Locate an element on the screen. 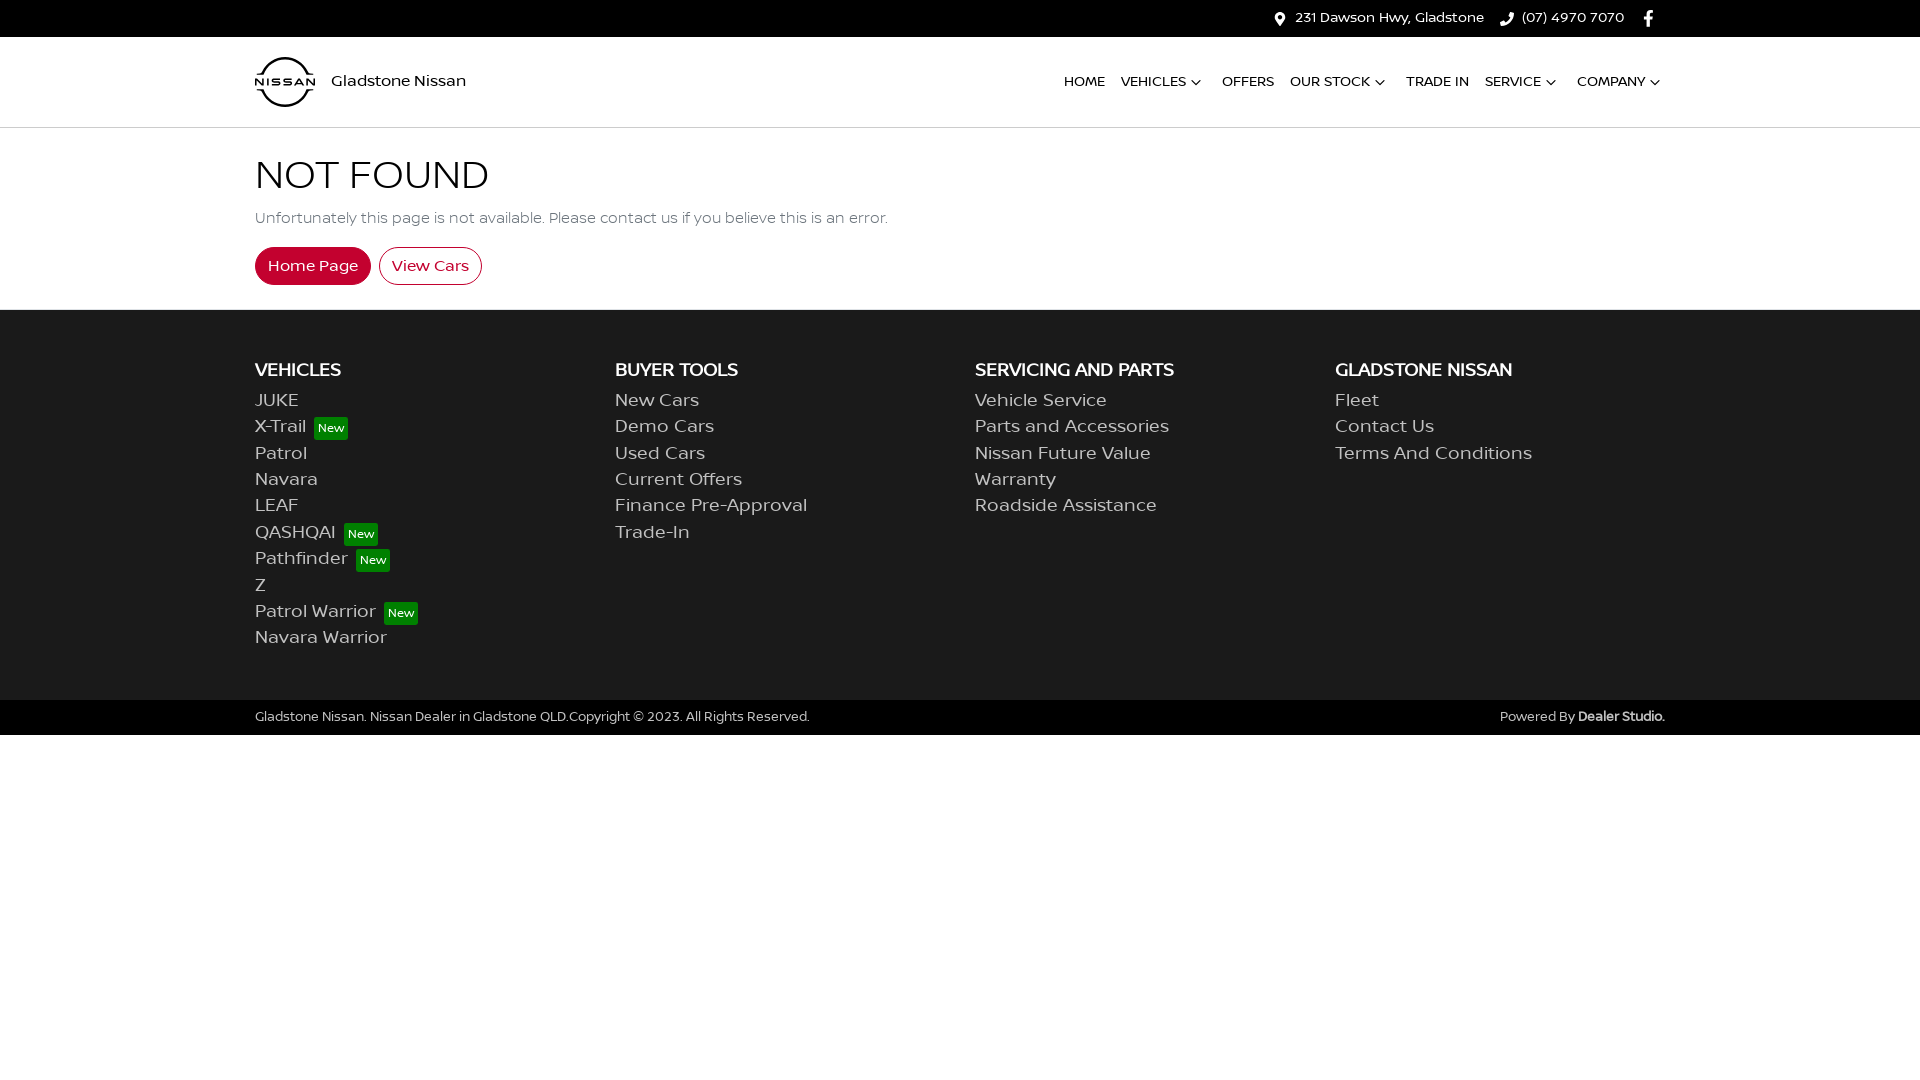 This screenshot has height=1080, width=1920. 'JUKE' is located at coordinates (276, 401).